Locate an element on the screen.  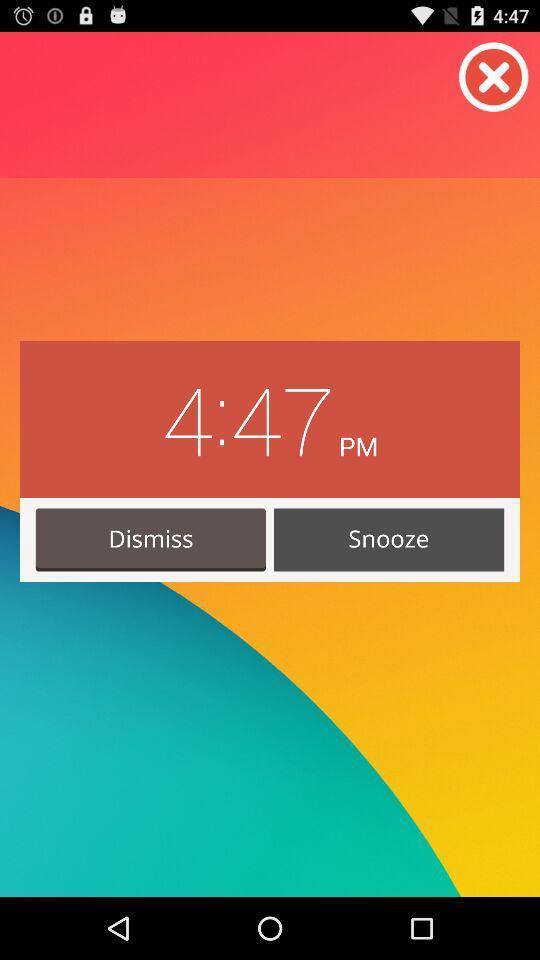
alarm displyer is located at coordinates (493, 77).